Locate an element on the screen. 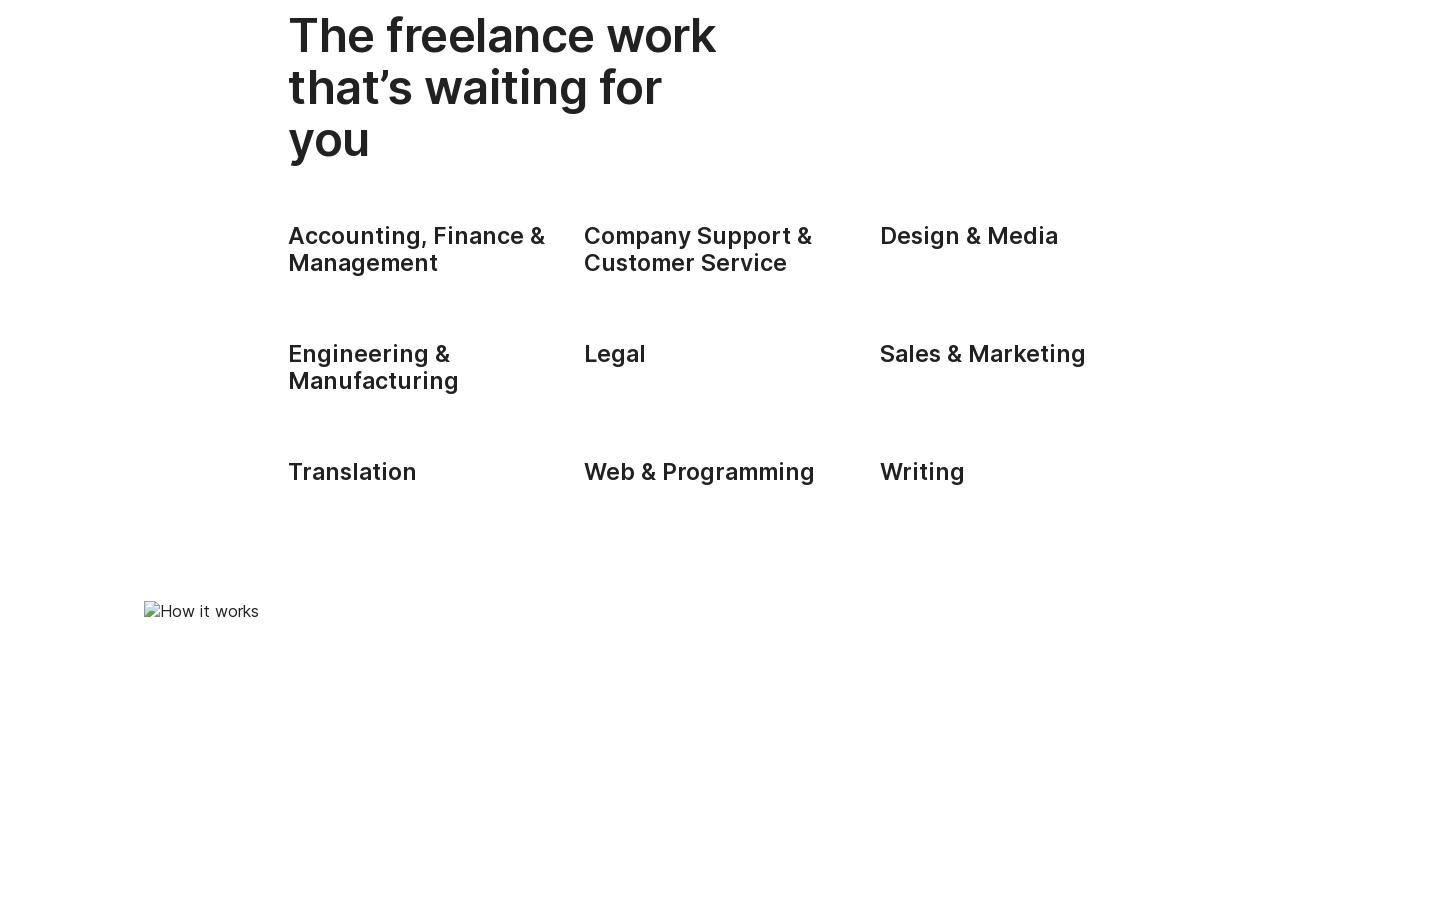 Image resolution: width=1440 pixels, height=914 pixels. 'Sales & Marketing' is located at coordinates (878, 351).